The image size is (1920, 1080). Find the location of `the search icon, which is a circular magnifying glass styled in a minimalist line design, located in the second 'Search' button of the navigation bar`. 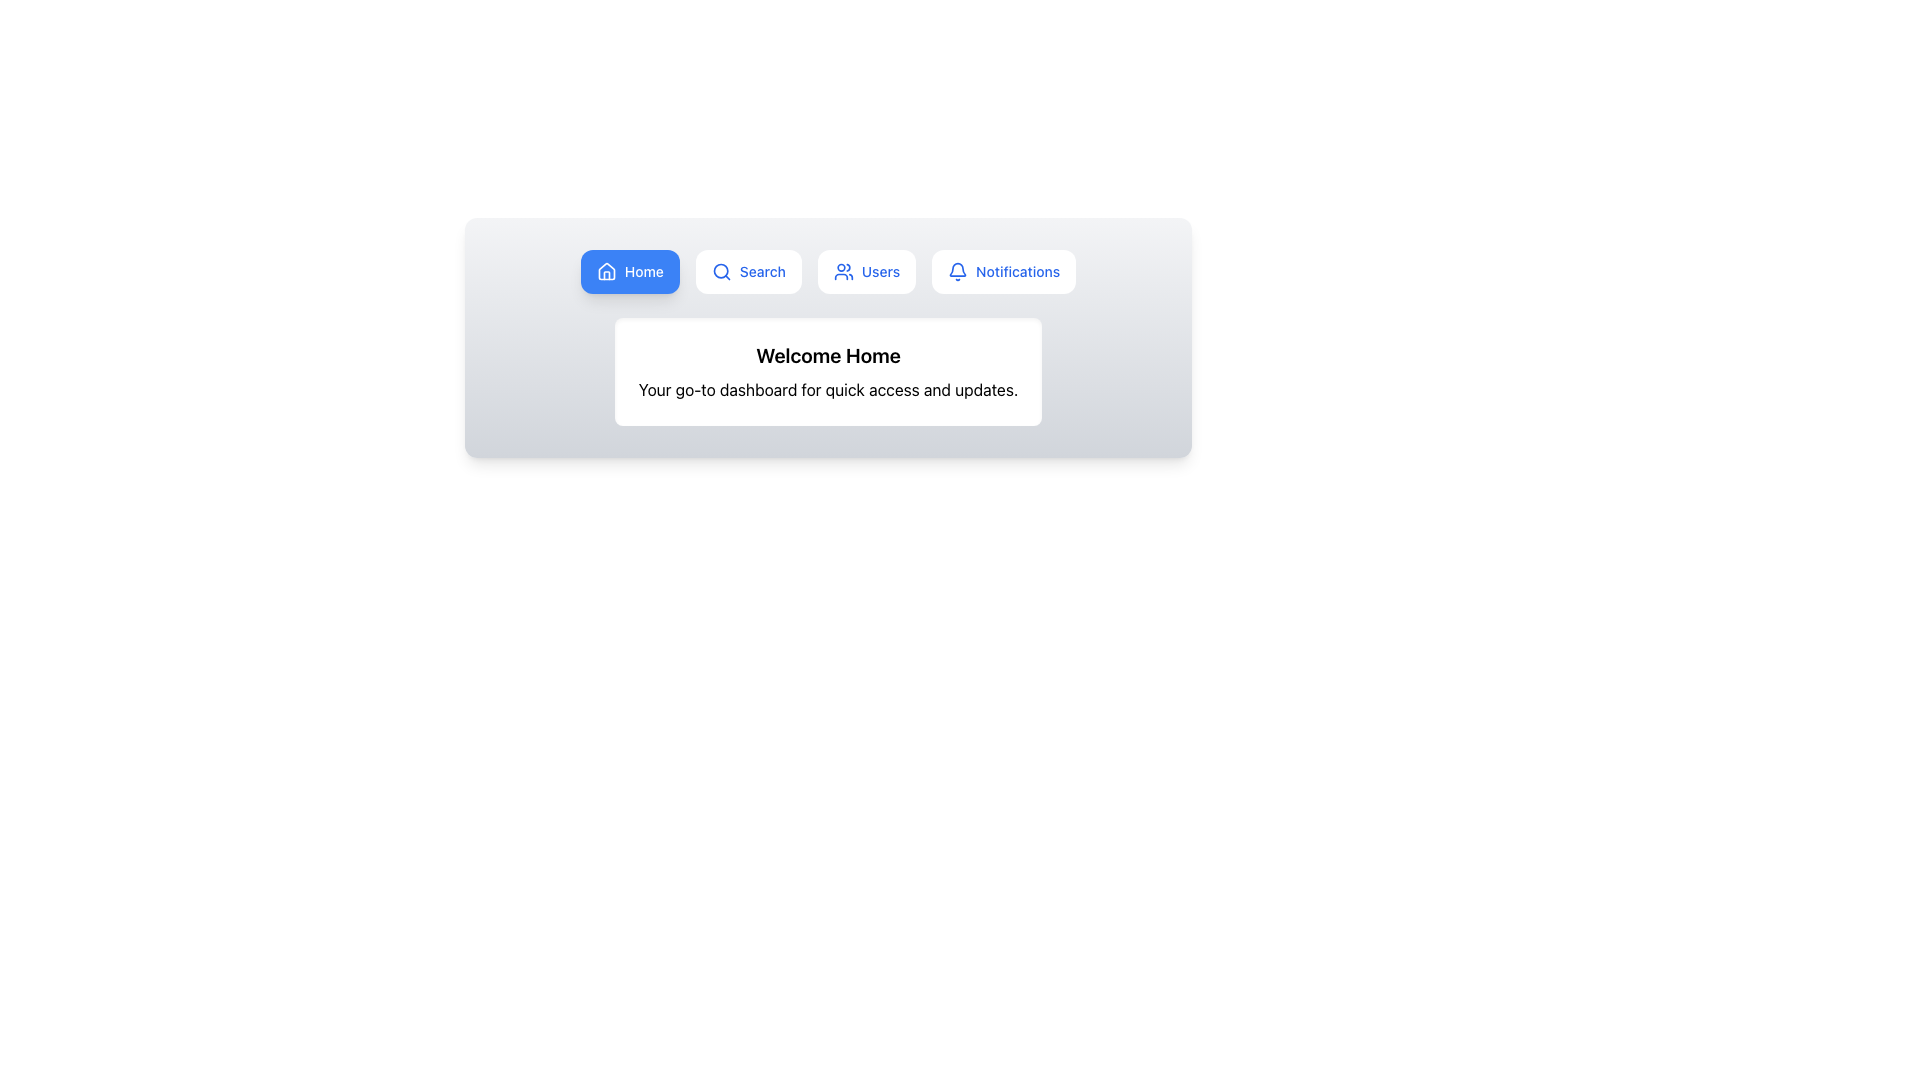

the search icon, which is a circular magnifying glass styled in a minimalist line design, located in the second 'Search' button of the navigation bar is located at coordinates (720, 272).